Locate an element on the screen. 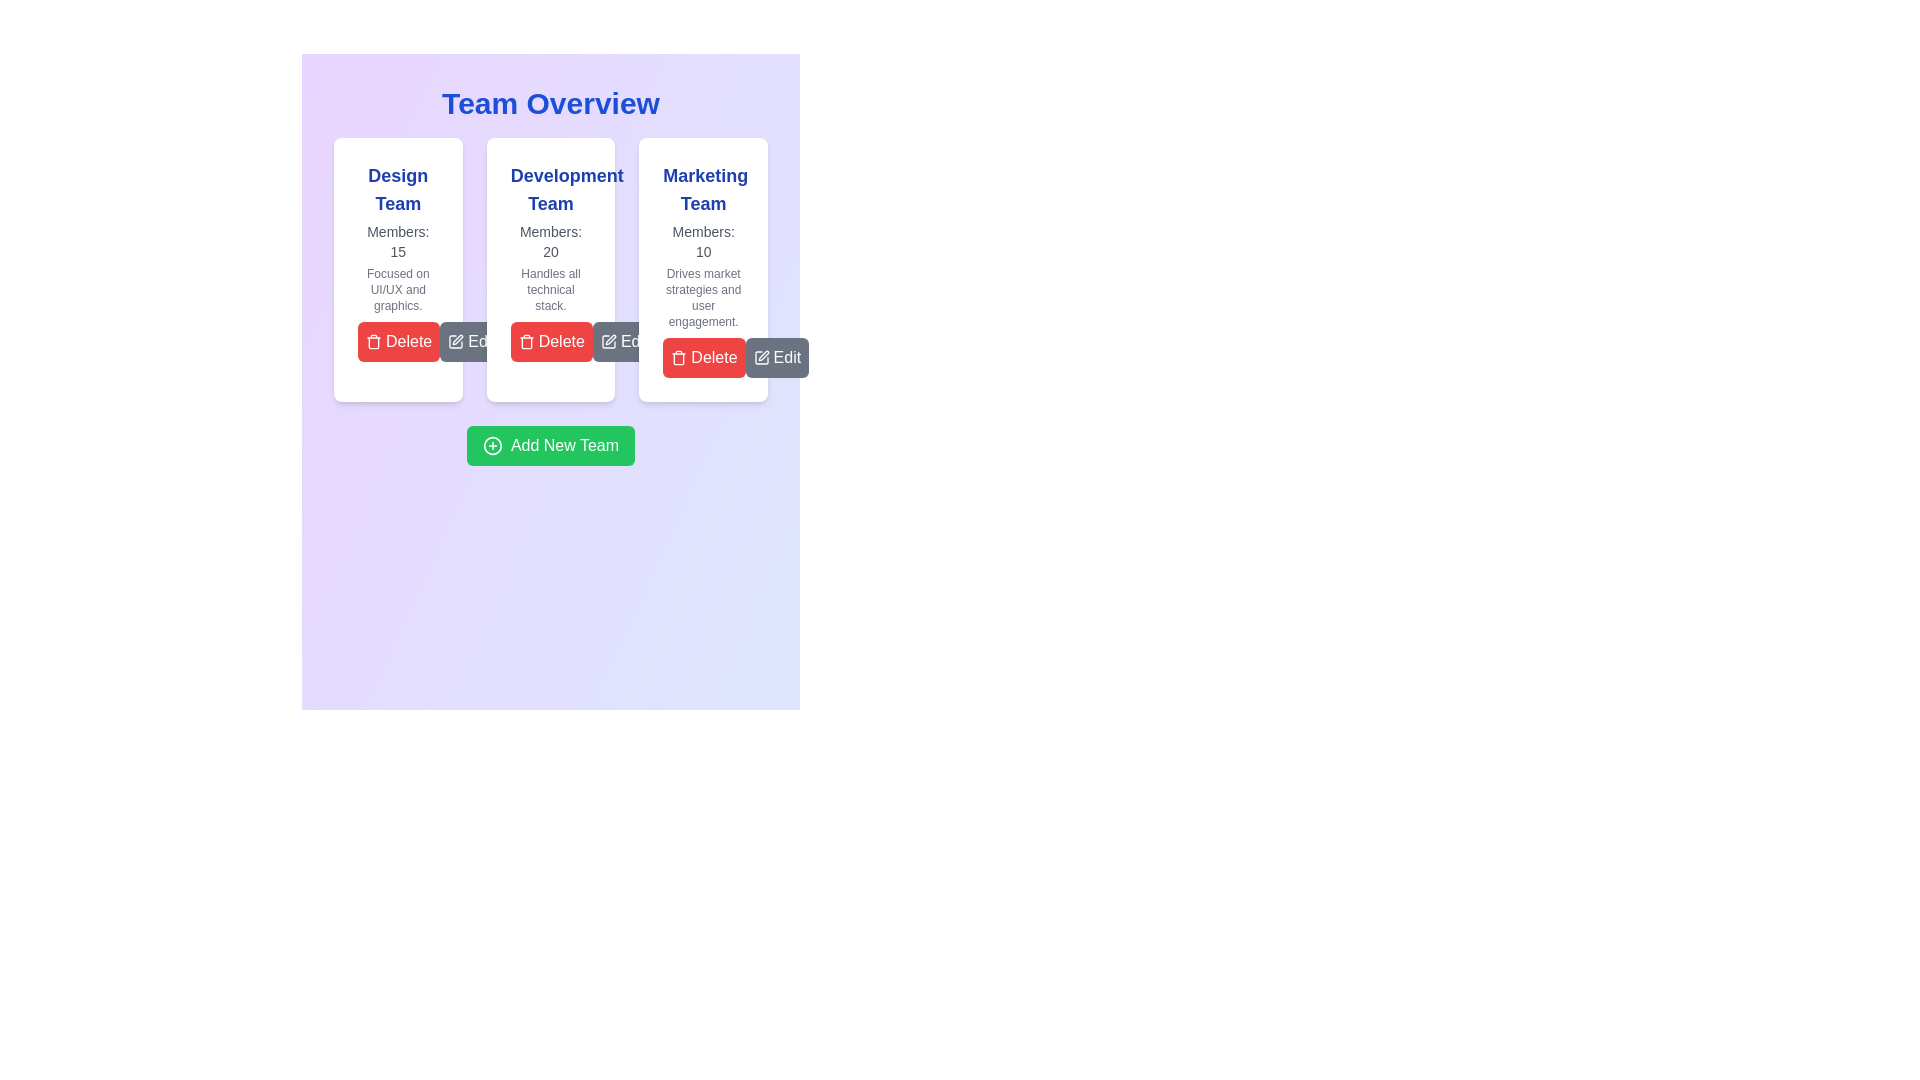 The image size is (1920, 1080). the informational text block that shows the number of members in the marketing team, located in the middle of the 'Marketing Team' card is located at coordinates (703, 241).